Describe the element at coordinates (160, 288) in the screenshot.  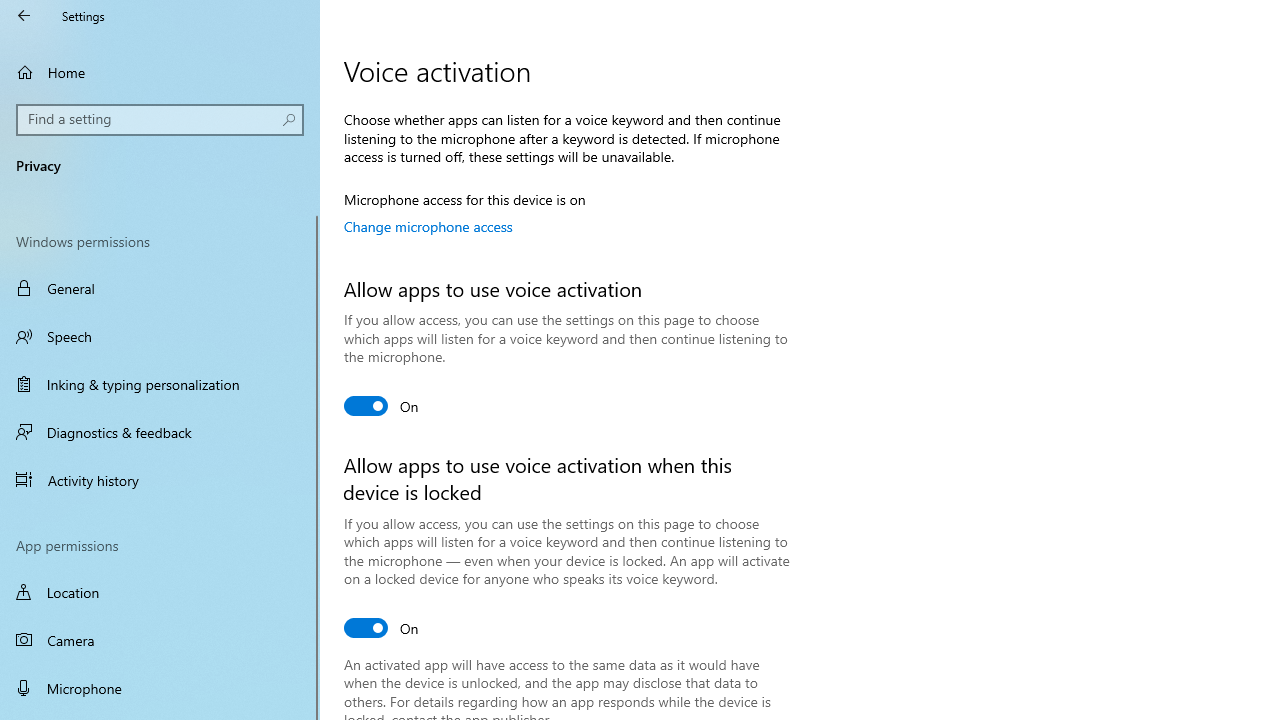
I see `'General'` at that location.